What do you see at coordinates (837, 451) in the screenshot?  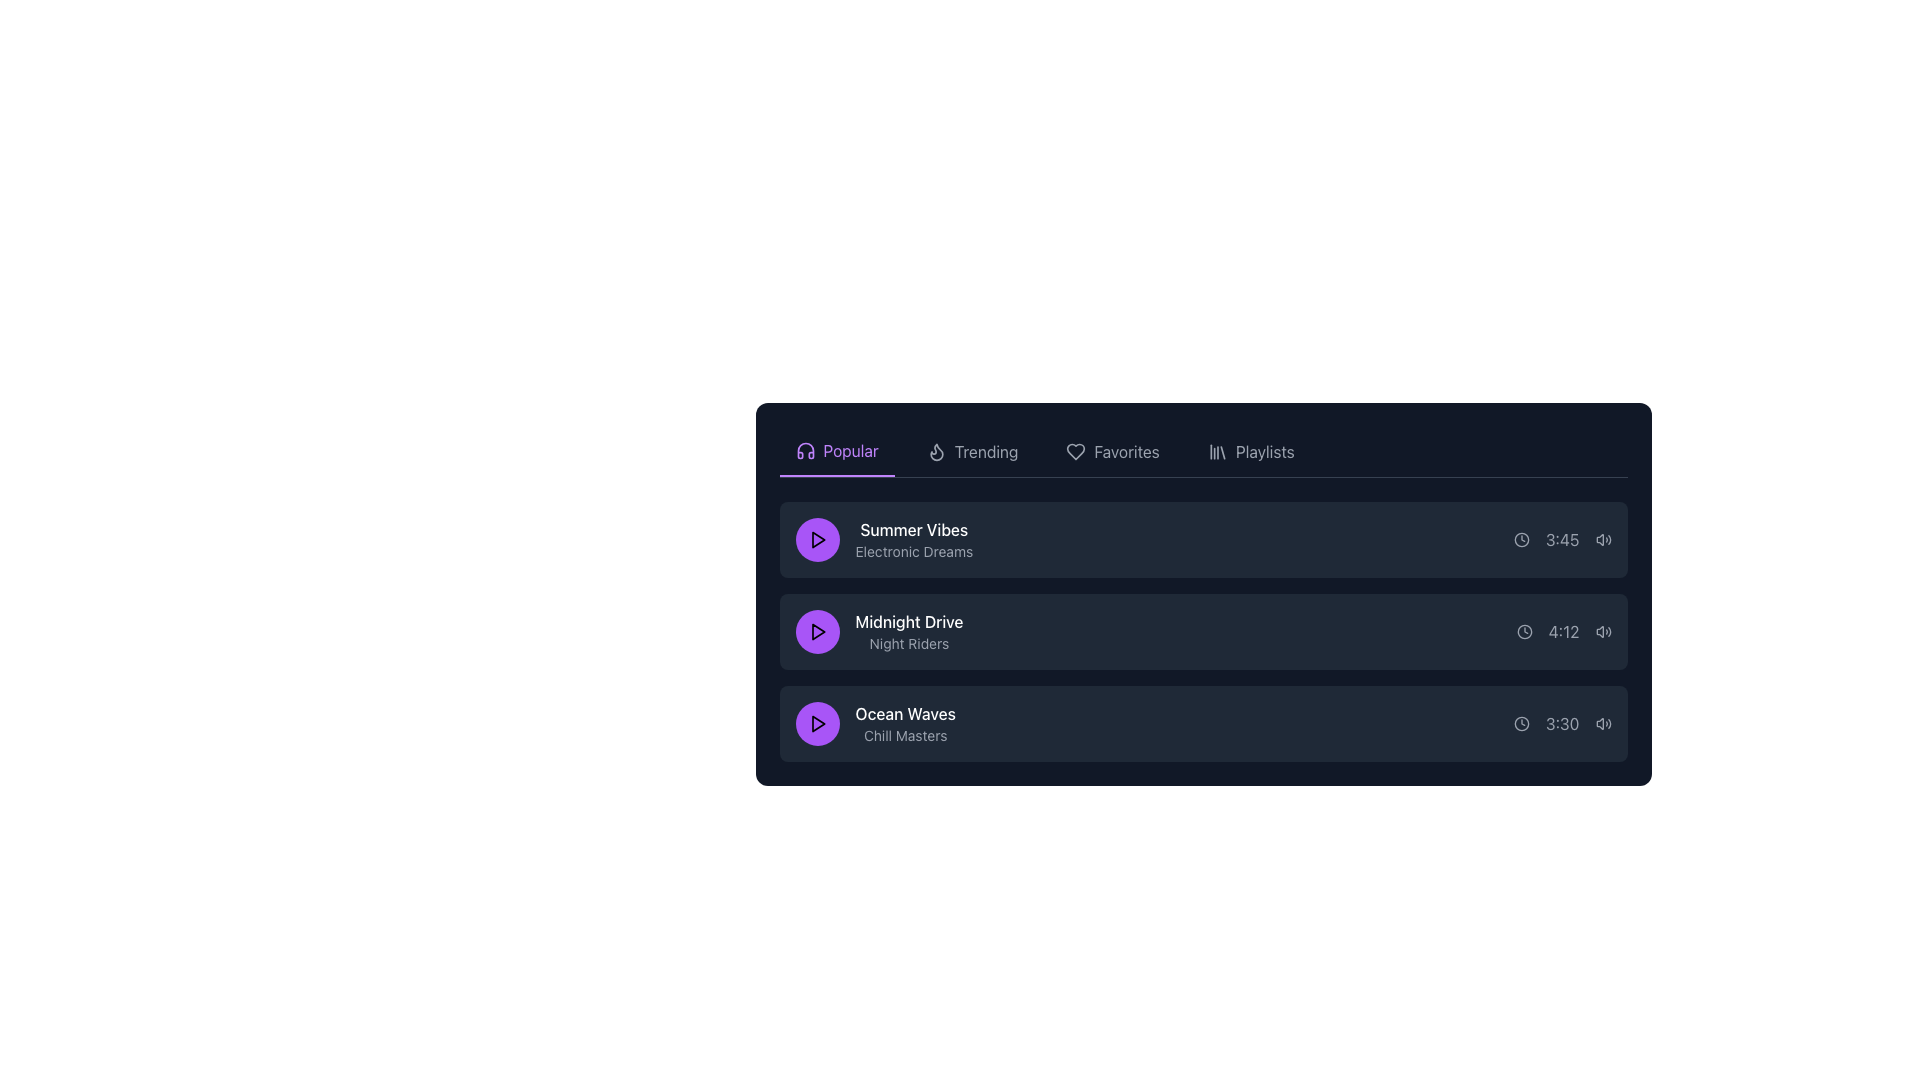 I see `the leftmost navigational tab button with an icon and text` at bounding box center [837, 451].